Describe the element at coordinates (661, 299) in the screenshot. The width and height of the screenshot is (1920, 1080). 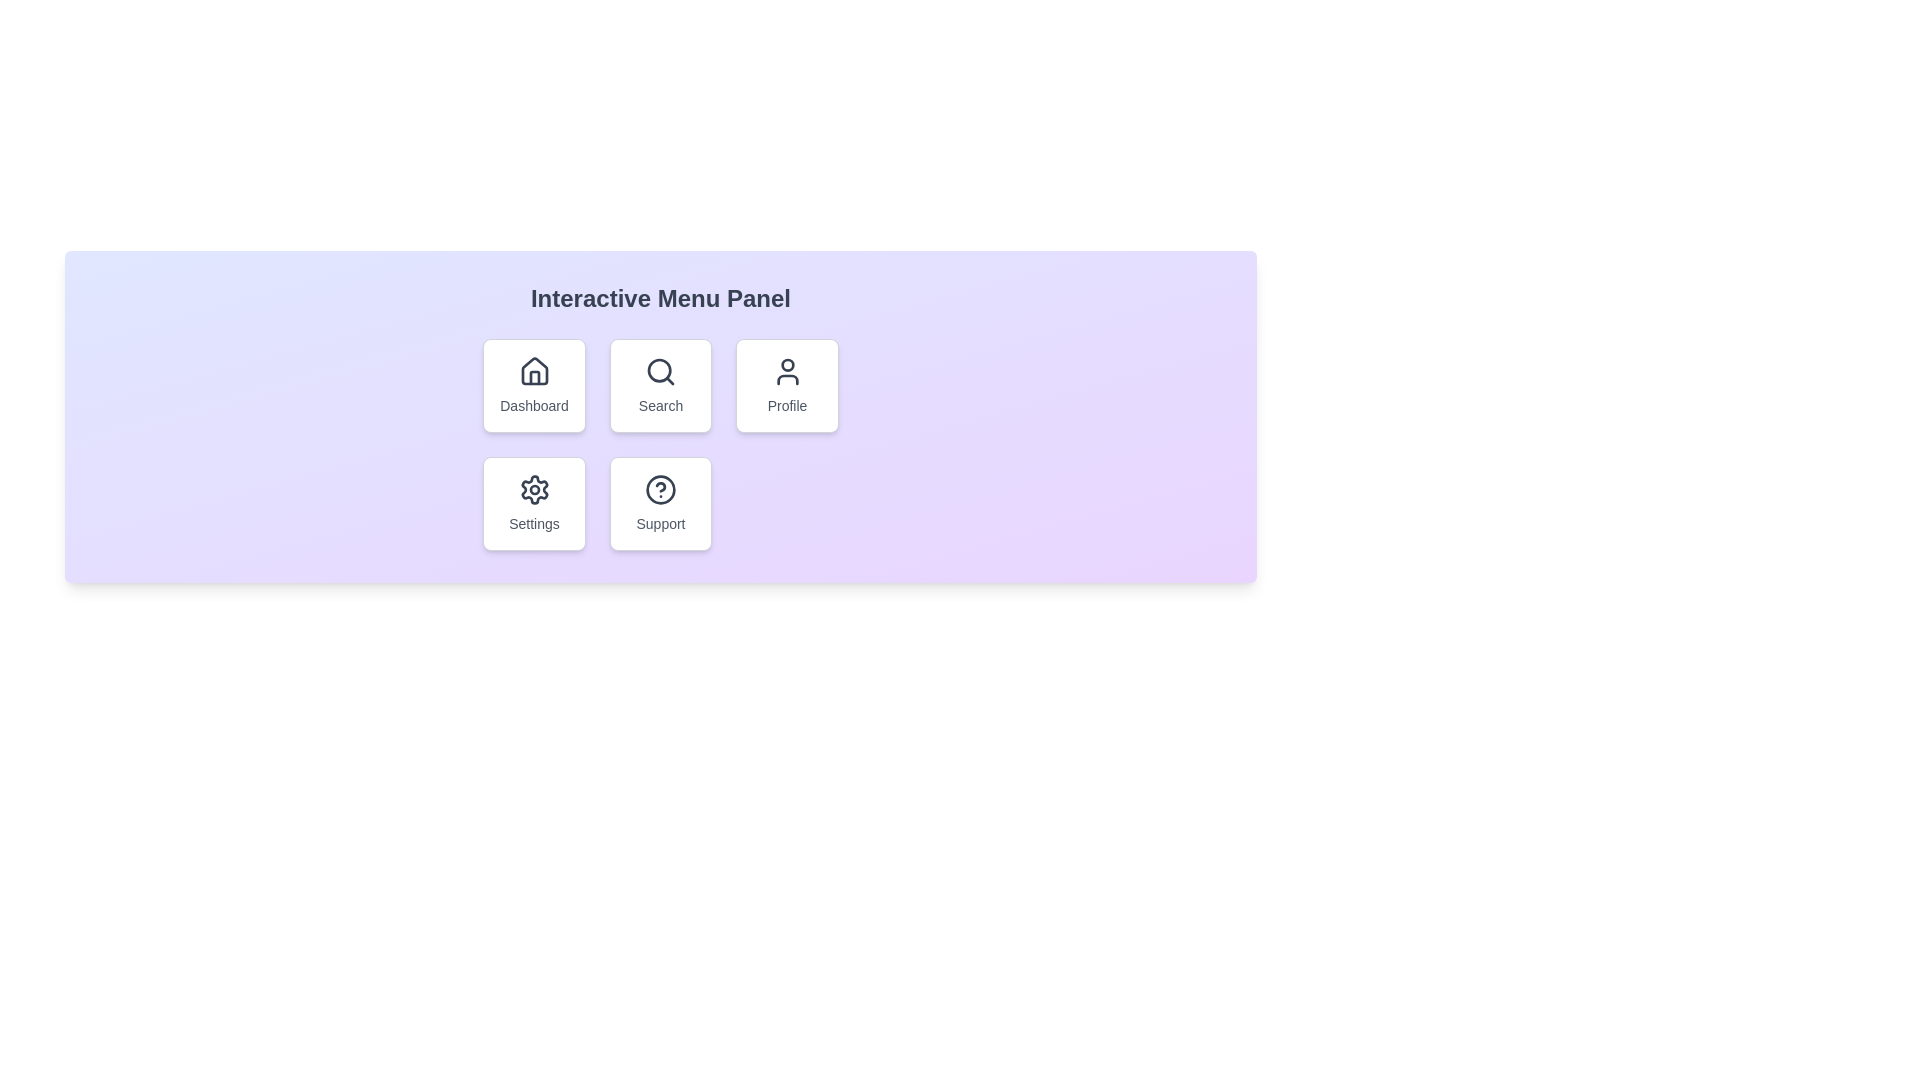
I see `text of the heading positioned at the top of the card-like component with a purple gradient background, which introduces the section below it` at that location.